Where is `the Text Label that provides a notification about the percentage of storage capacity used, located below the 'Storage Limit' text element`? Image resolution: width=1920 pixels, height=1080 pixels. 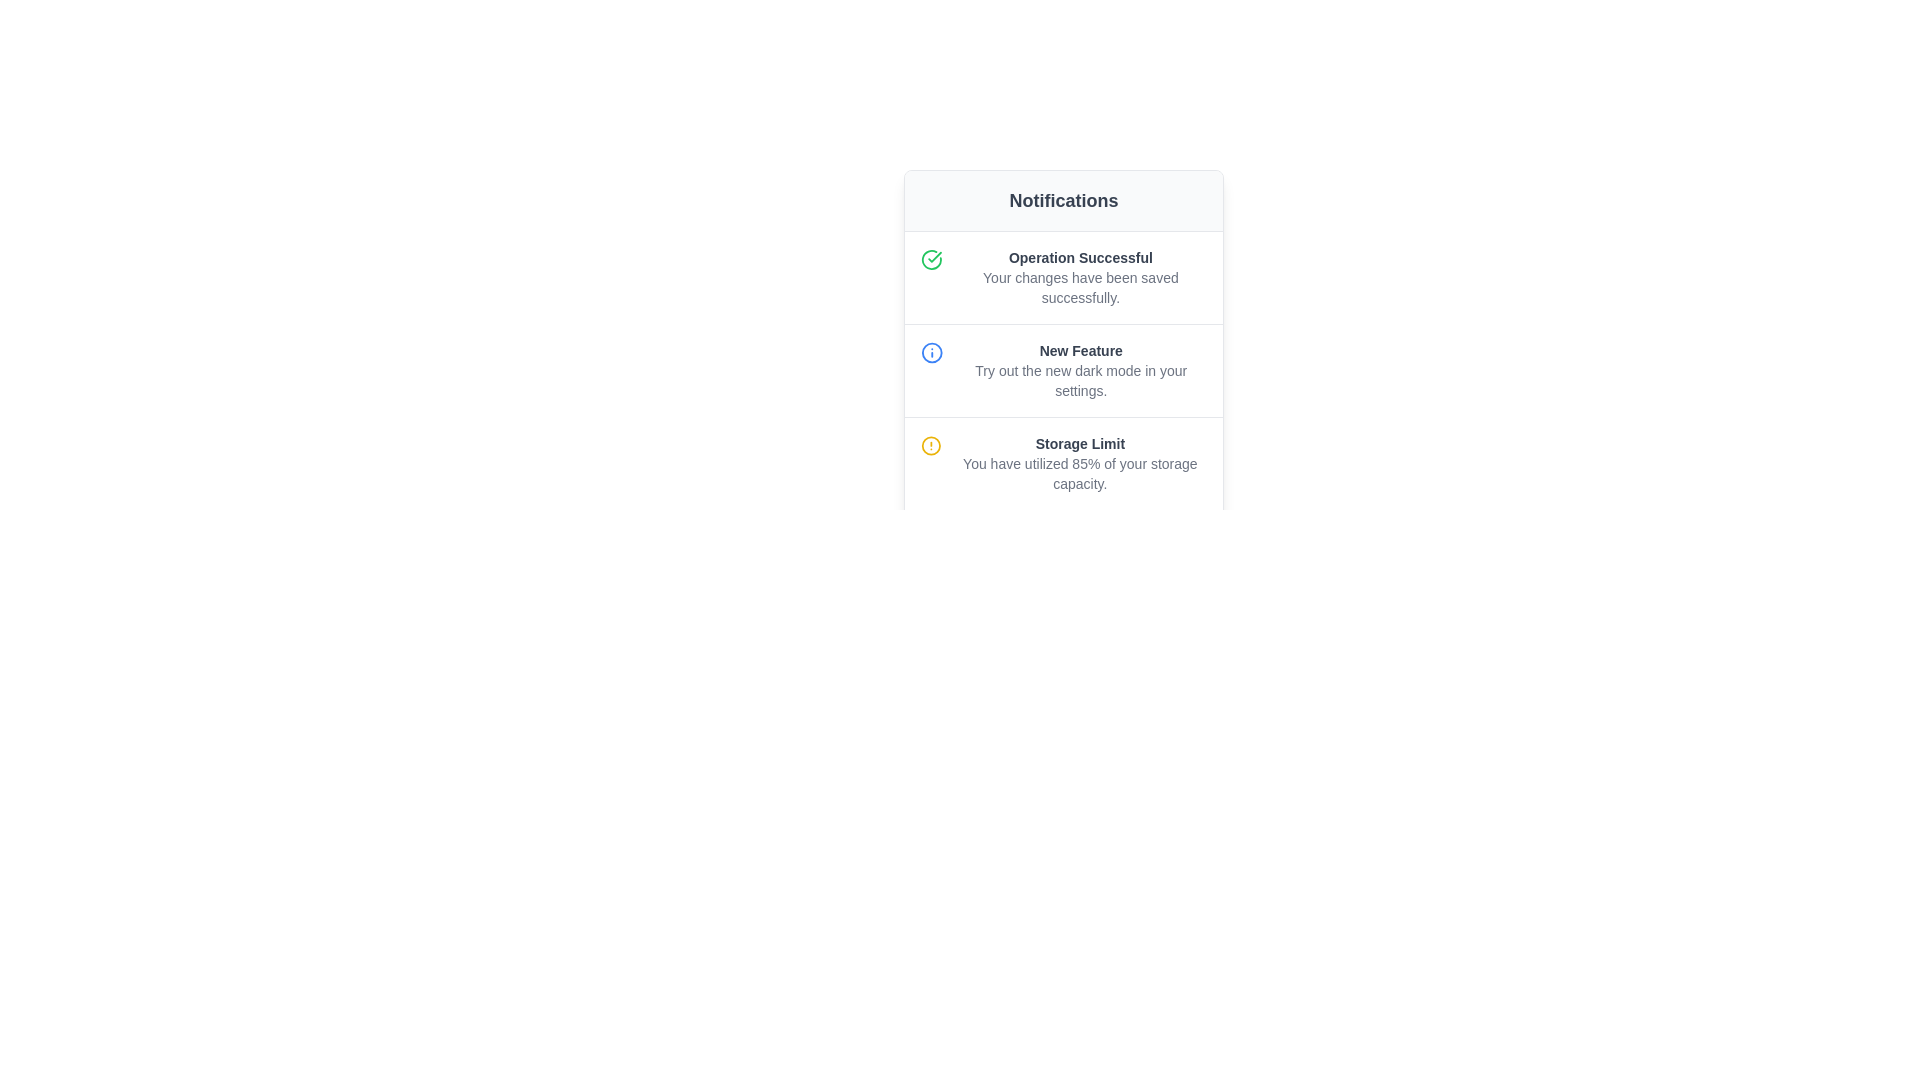 the Text Label that provides a notification about the percentage of storage capacity used, located below the 'Storage Limit' text element is located at coordinates (1079, 474).